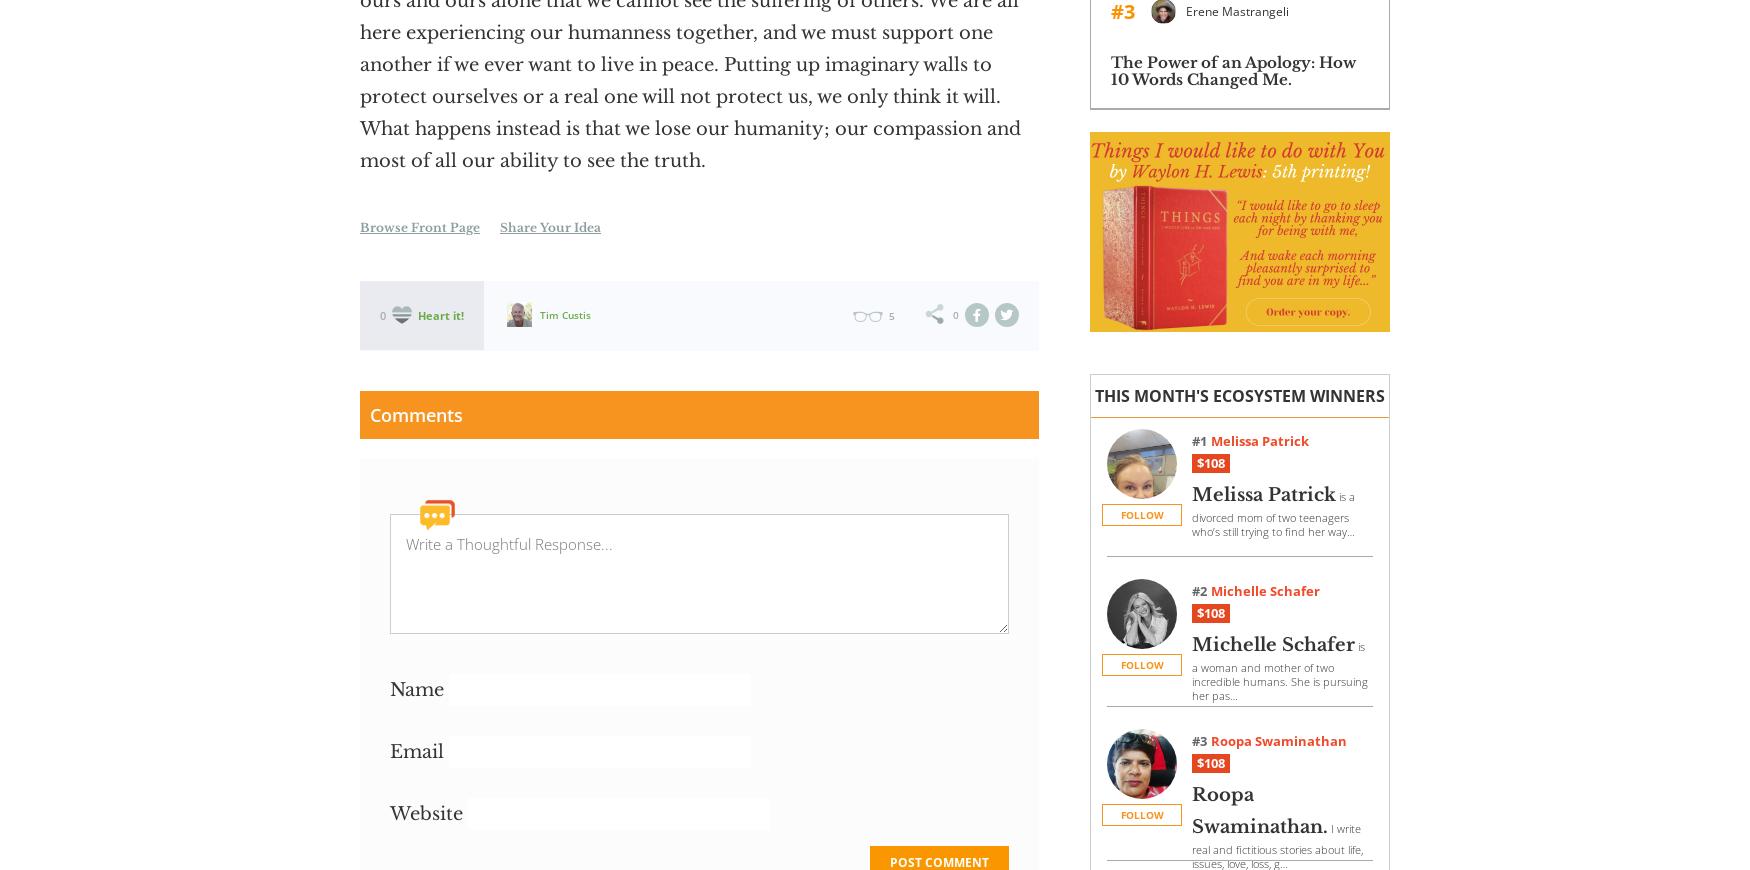 This screenshot has height=870, width=1750. Describe the element at coordinates (416, 689) in the screenshot. I see `'Name'` at that location.